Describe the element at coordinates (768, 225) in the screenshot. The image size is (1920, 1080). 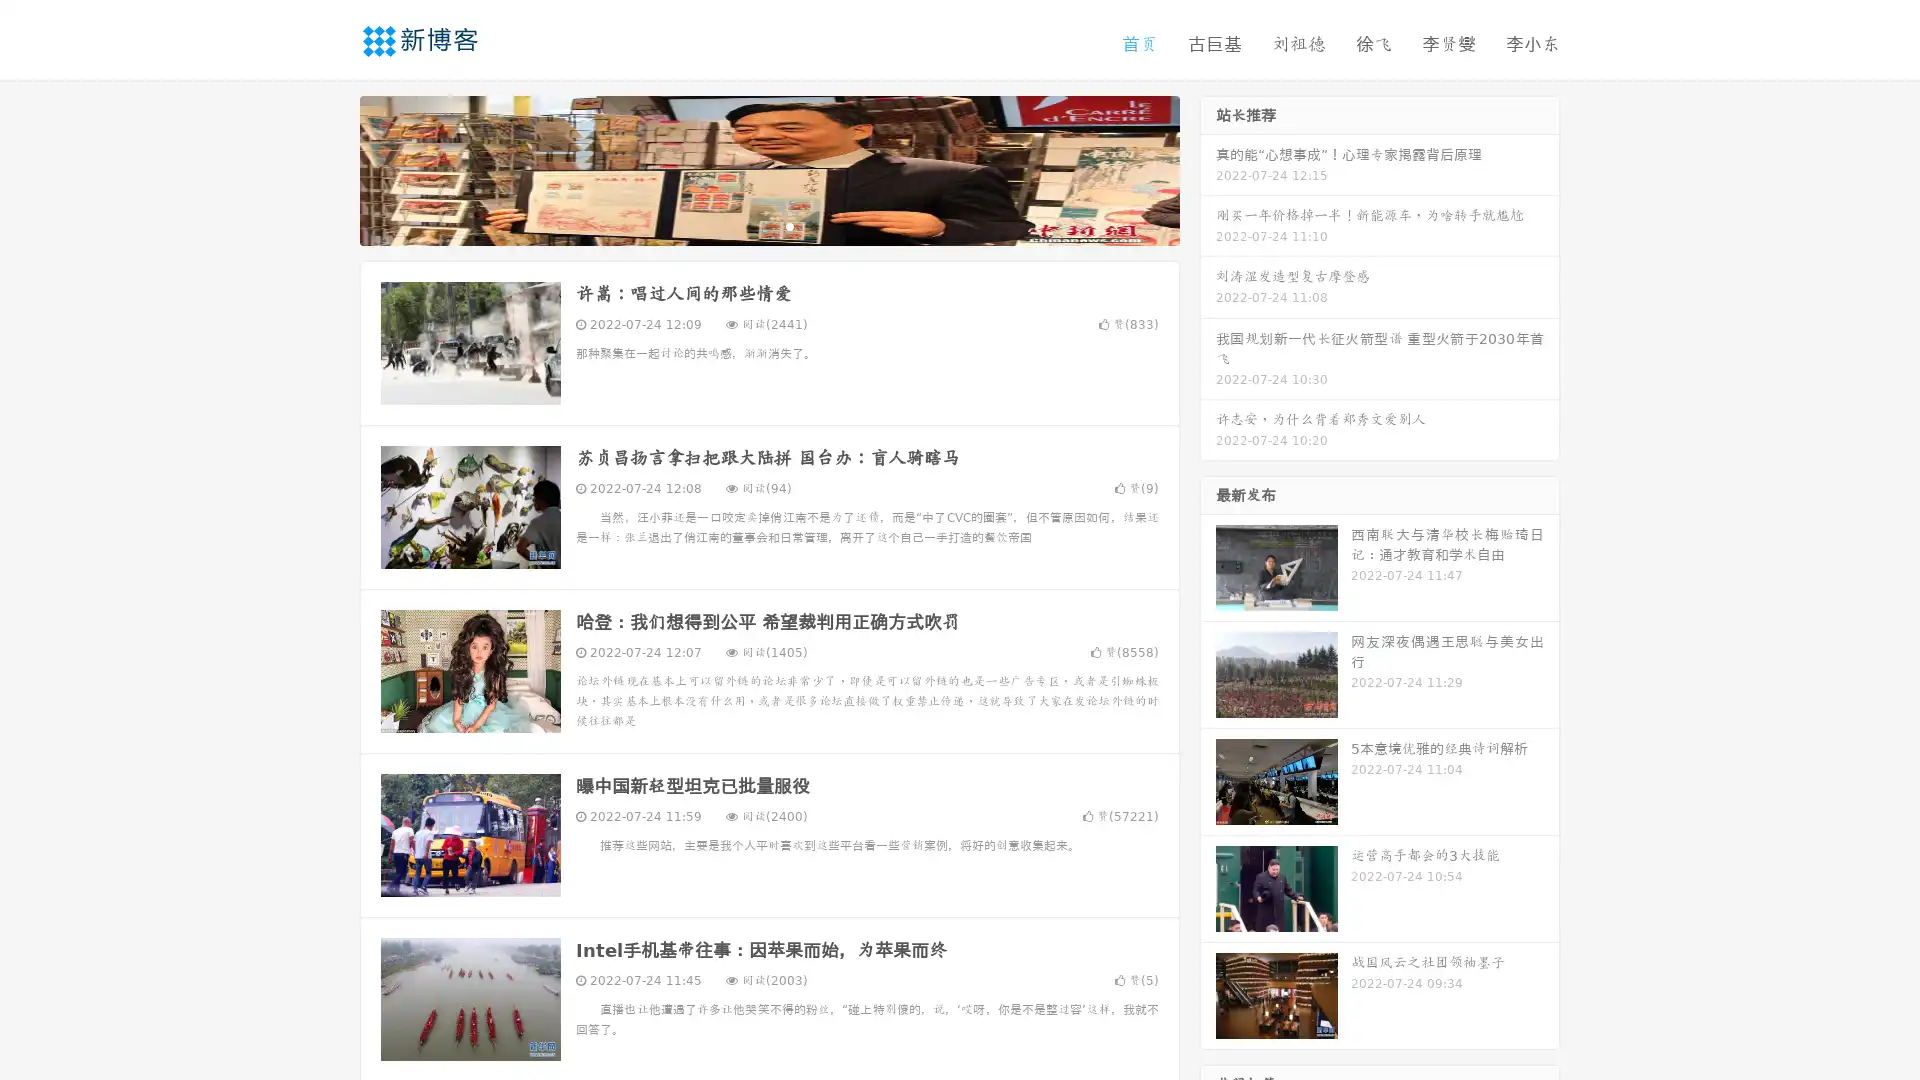
I see `Go to slide 2` at that location.